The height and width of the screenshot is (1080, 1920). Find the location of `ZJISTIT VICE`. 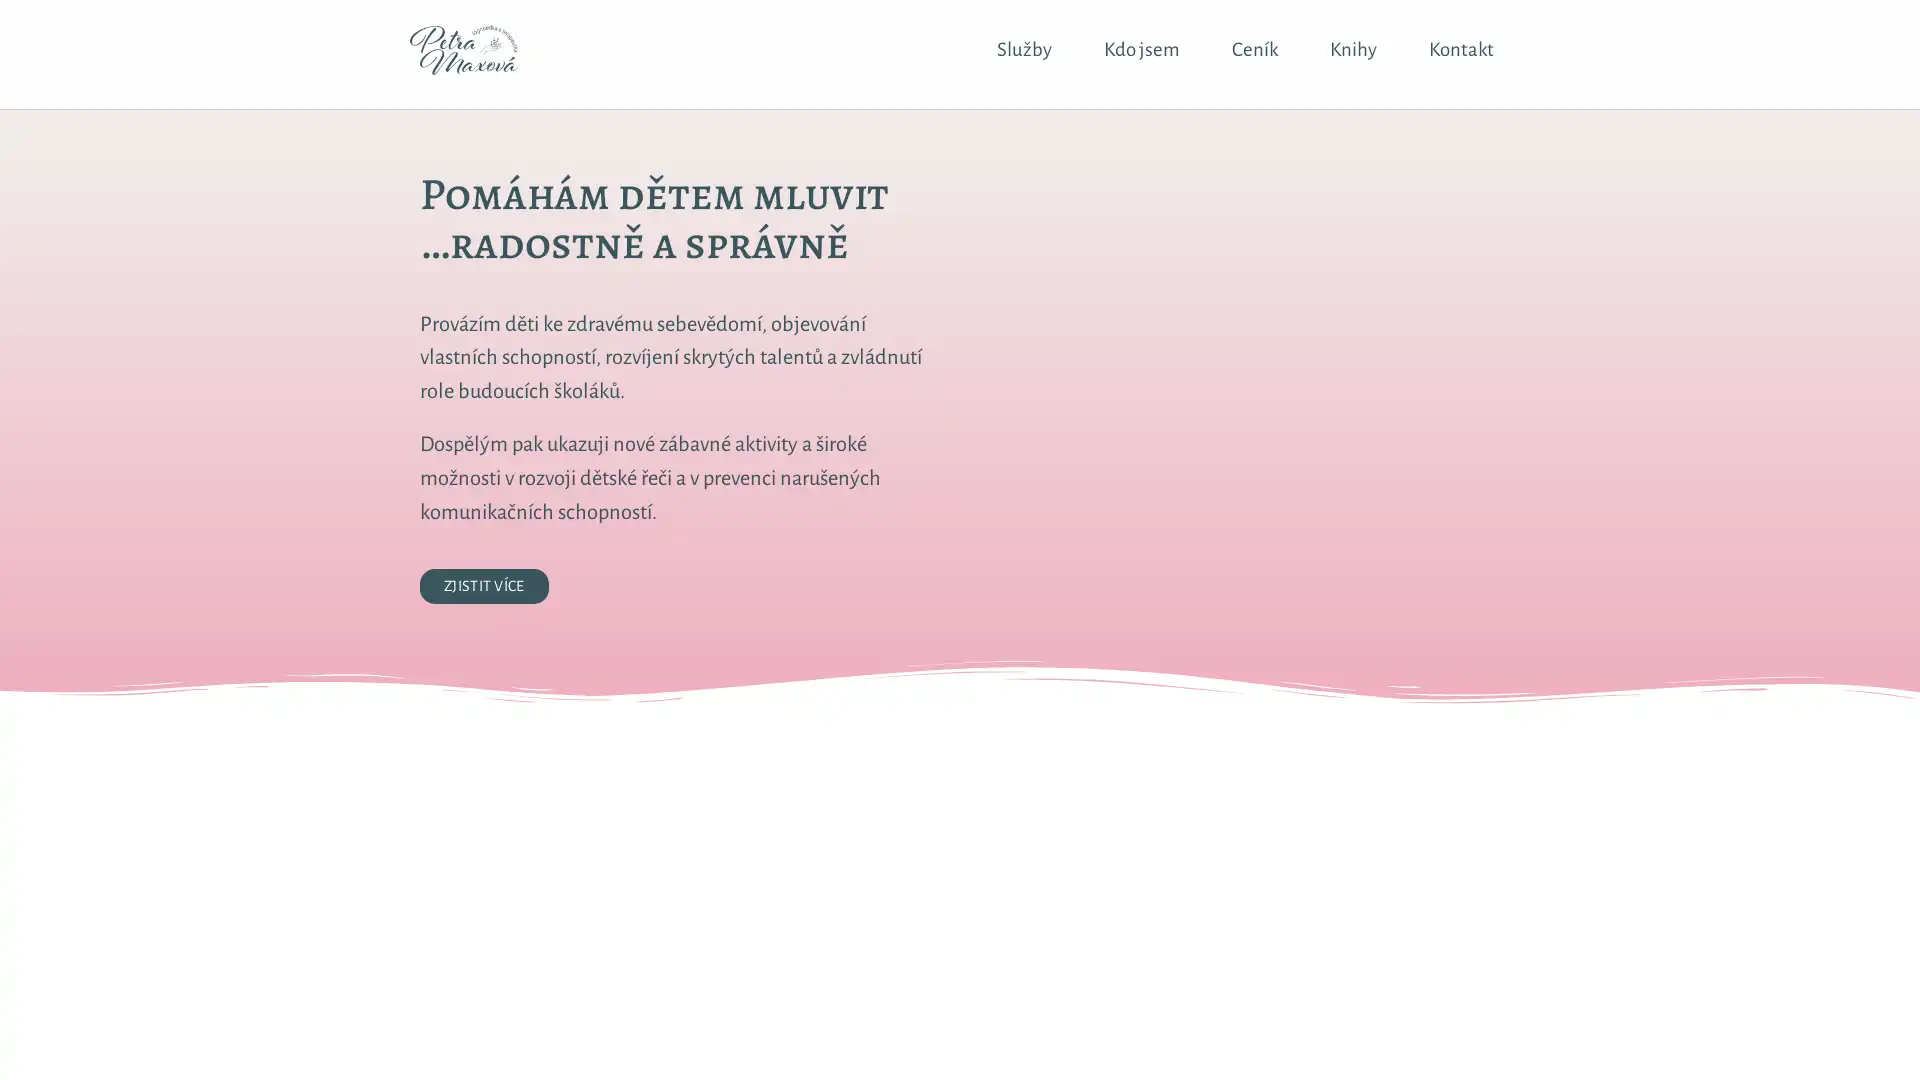

ZJISTIT VICE is located at coordinates (484, 585).